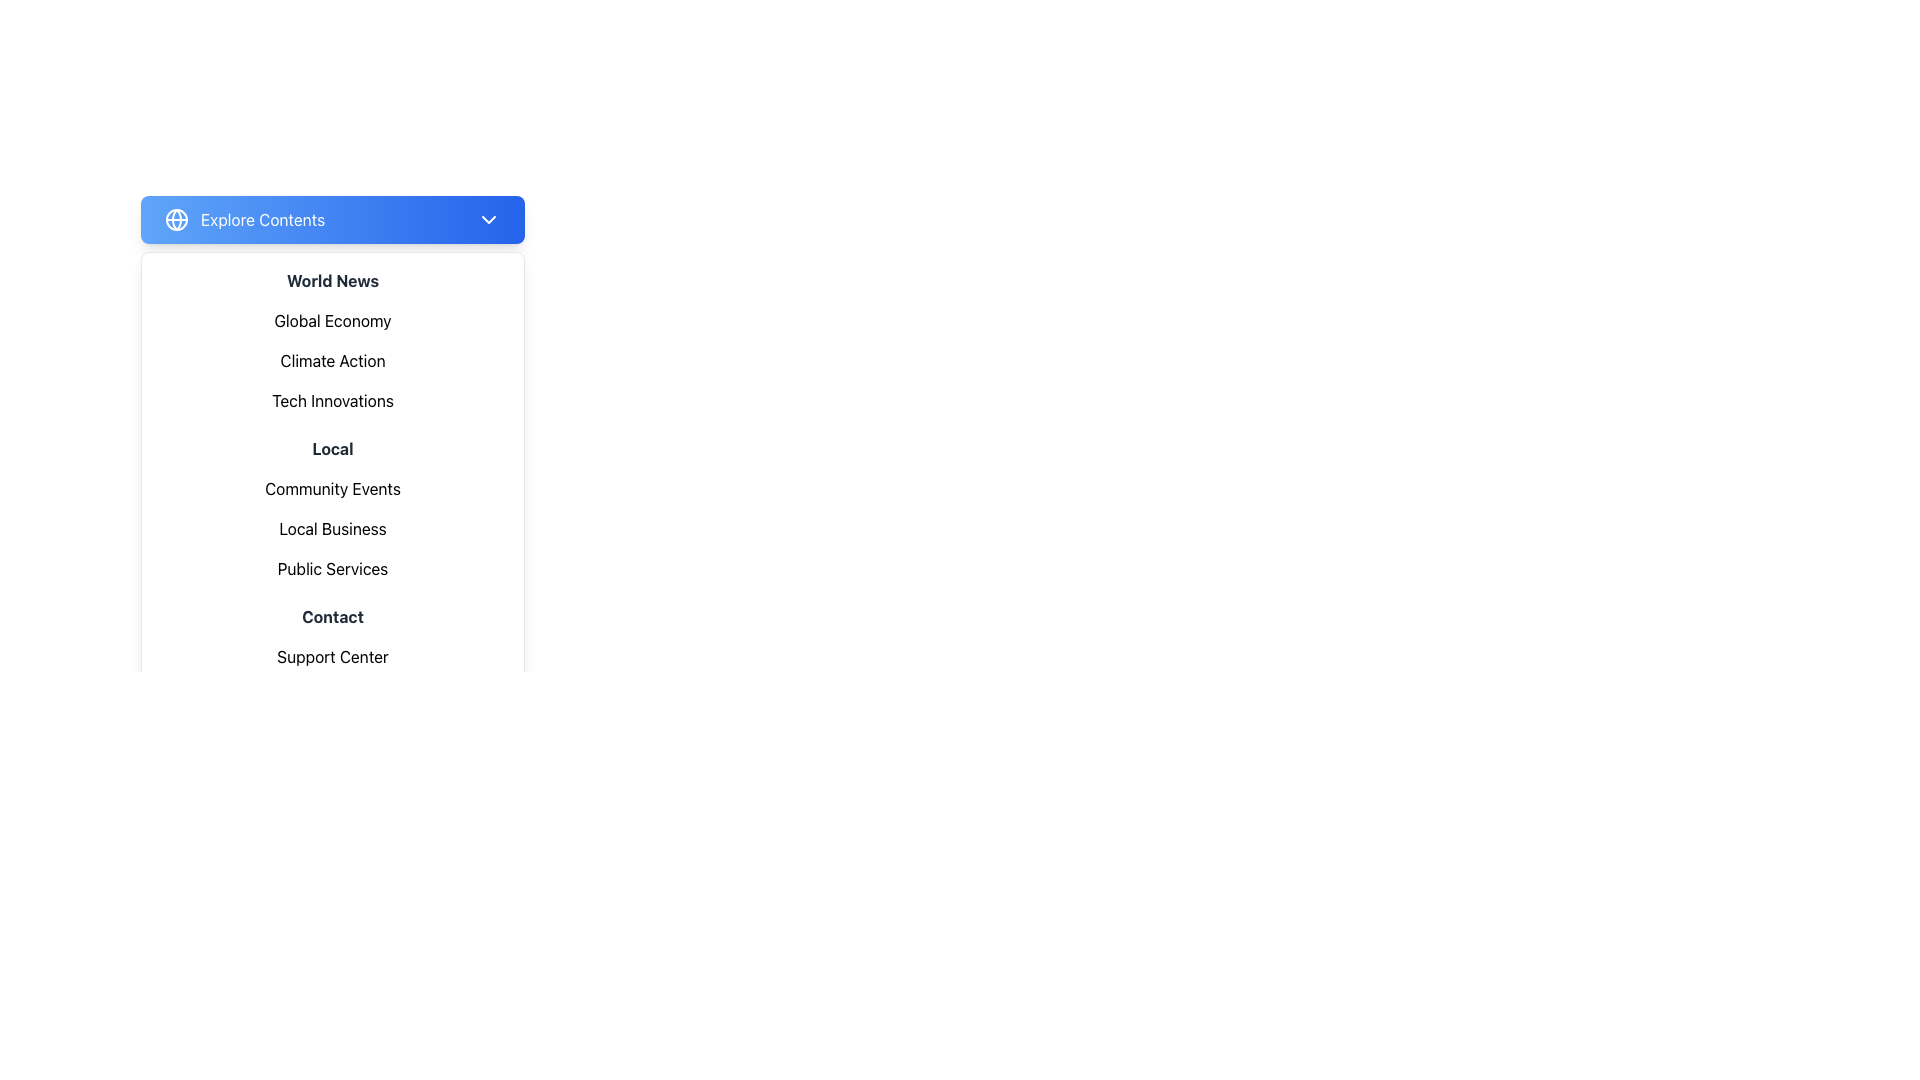 This screenshot has width=1920, height=1080. Describe the element at coordinates (332, 343) in the screenshot. I see `the 'Climate Action' item in the 'World News' navigational menu group` at that location.